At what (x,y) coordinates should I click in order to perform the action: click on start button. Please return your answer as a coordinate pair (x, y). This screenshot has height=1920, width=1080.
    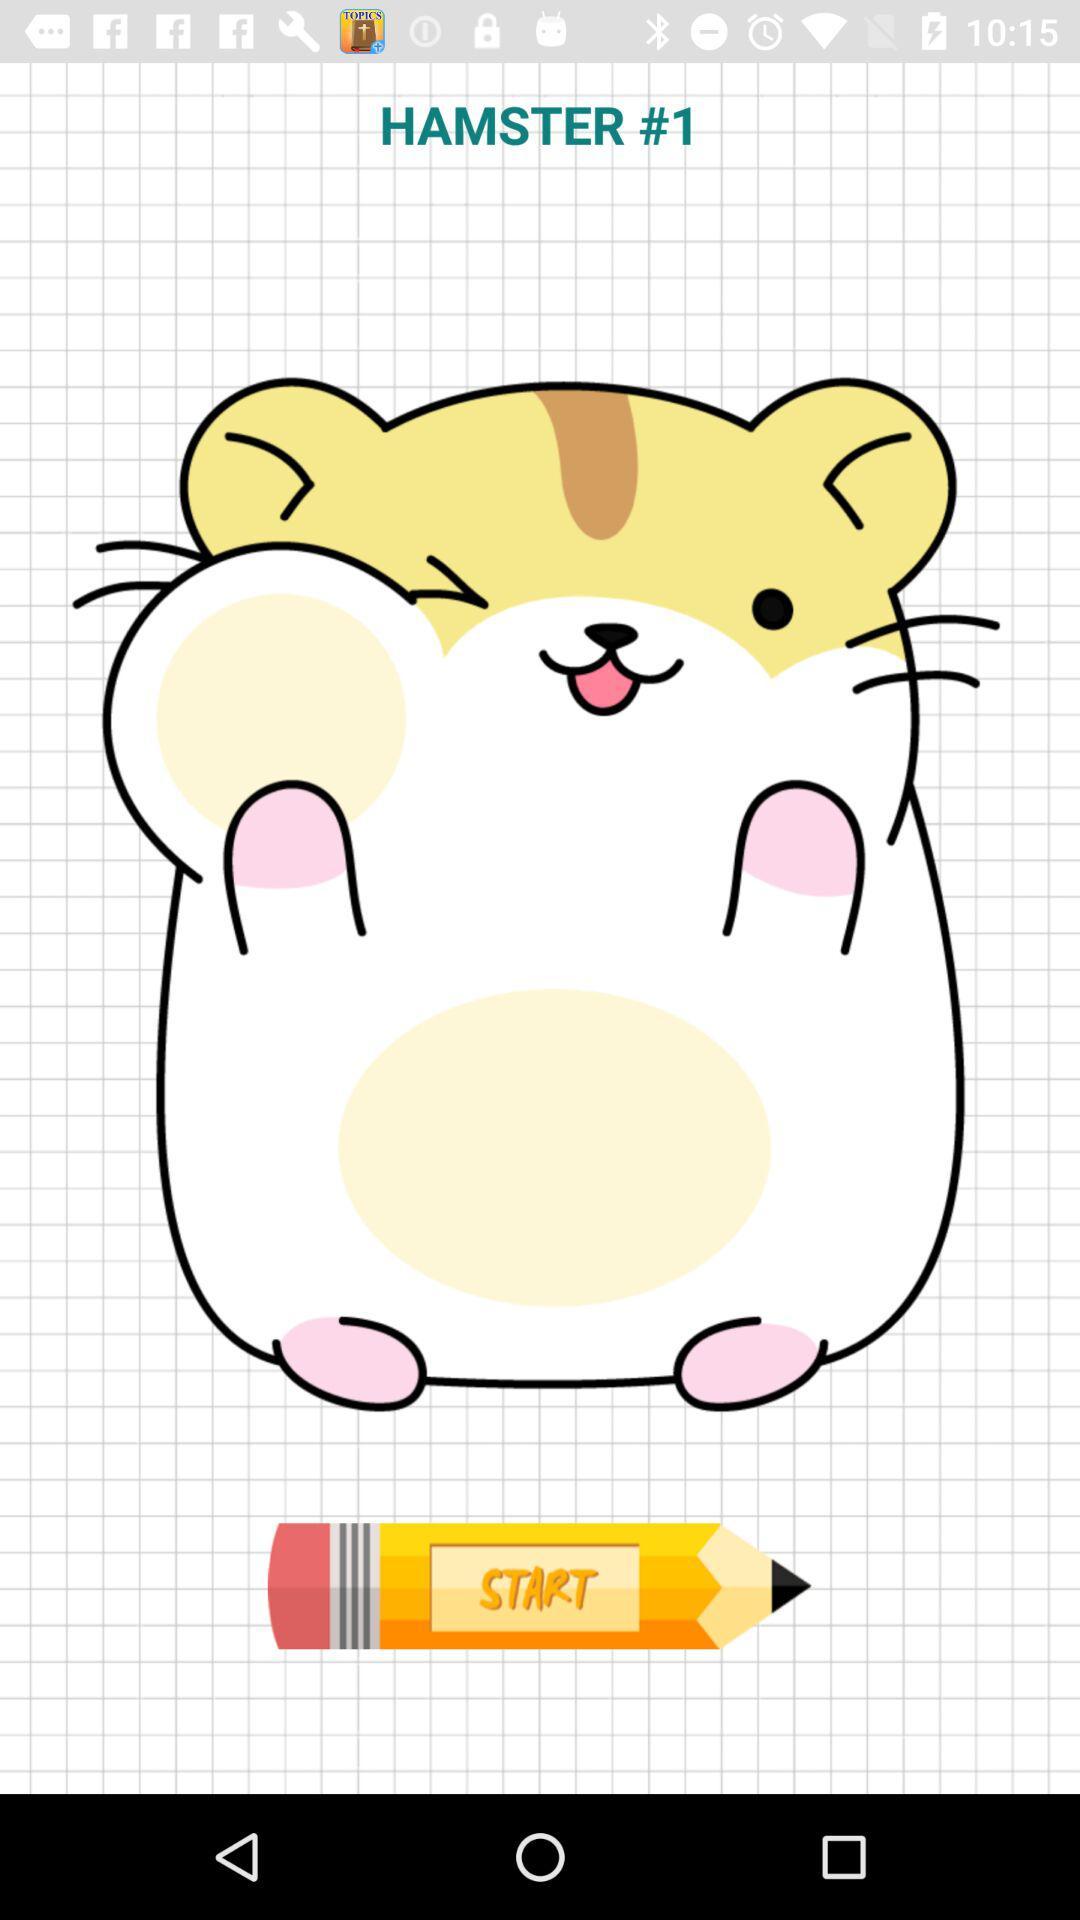
    Looking at the image, I should click on (538, 1585).